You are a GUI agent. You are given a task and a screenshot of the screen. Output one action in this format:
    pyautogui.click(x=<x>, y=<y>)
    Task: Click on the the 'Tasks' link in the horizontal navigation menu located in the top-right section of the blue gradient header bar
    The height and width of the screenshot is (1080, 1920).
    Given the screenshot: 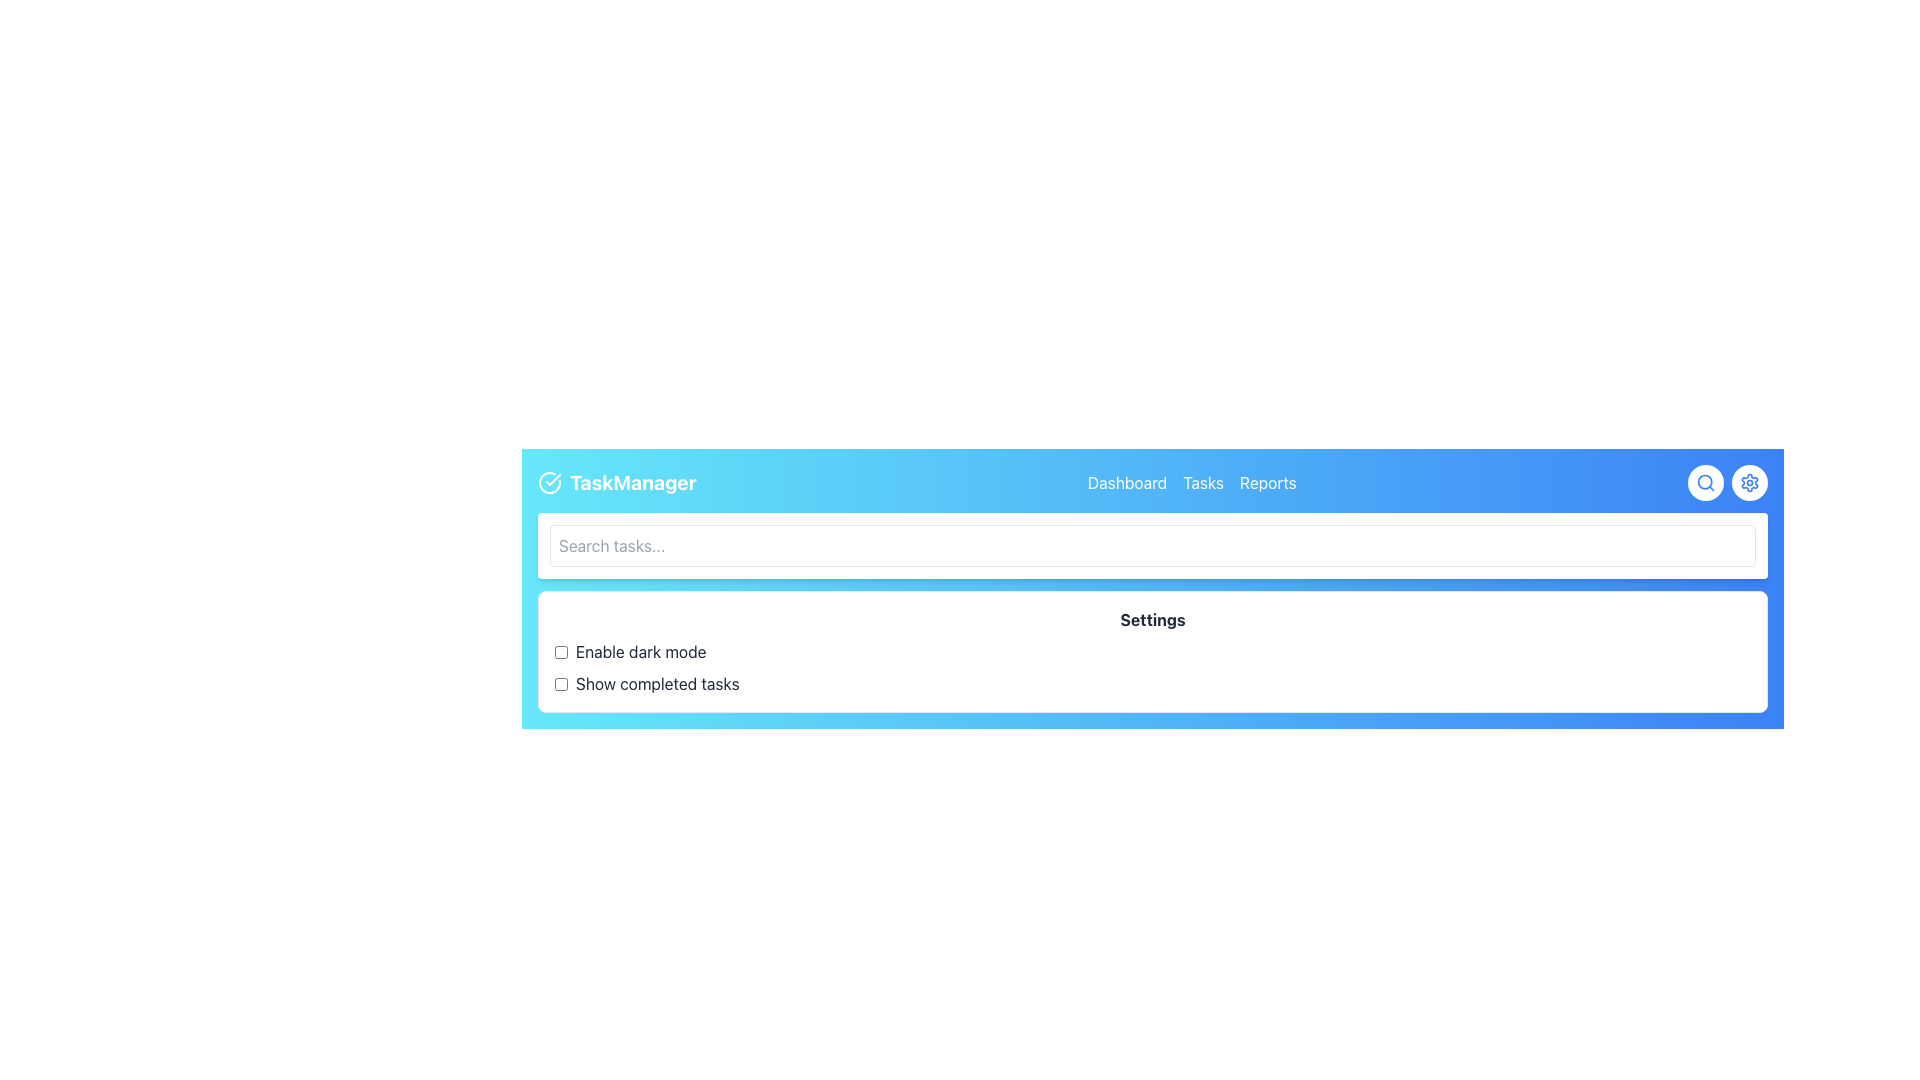 What is the action you would take?
    pyautogui.click(x=1191, y=482)
    